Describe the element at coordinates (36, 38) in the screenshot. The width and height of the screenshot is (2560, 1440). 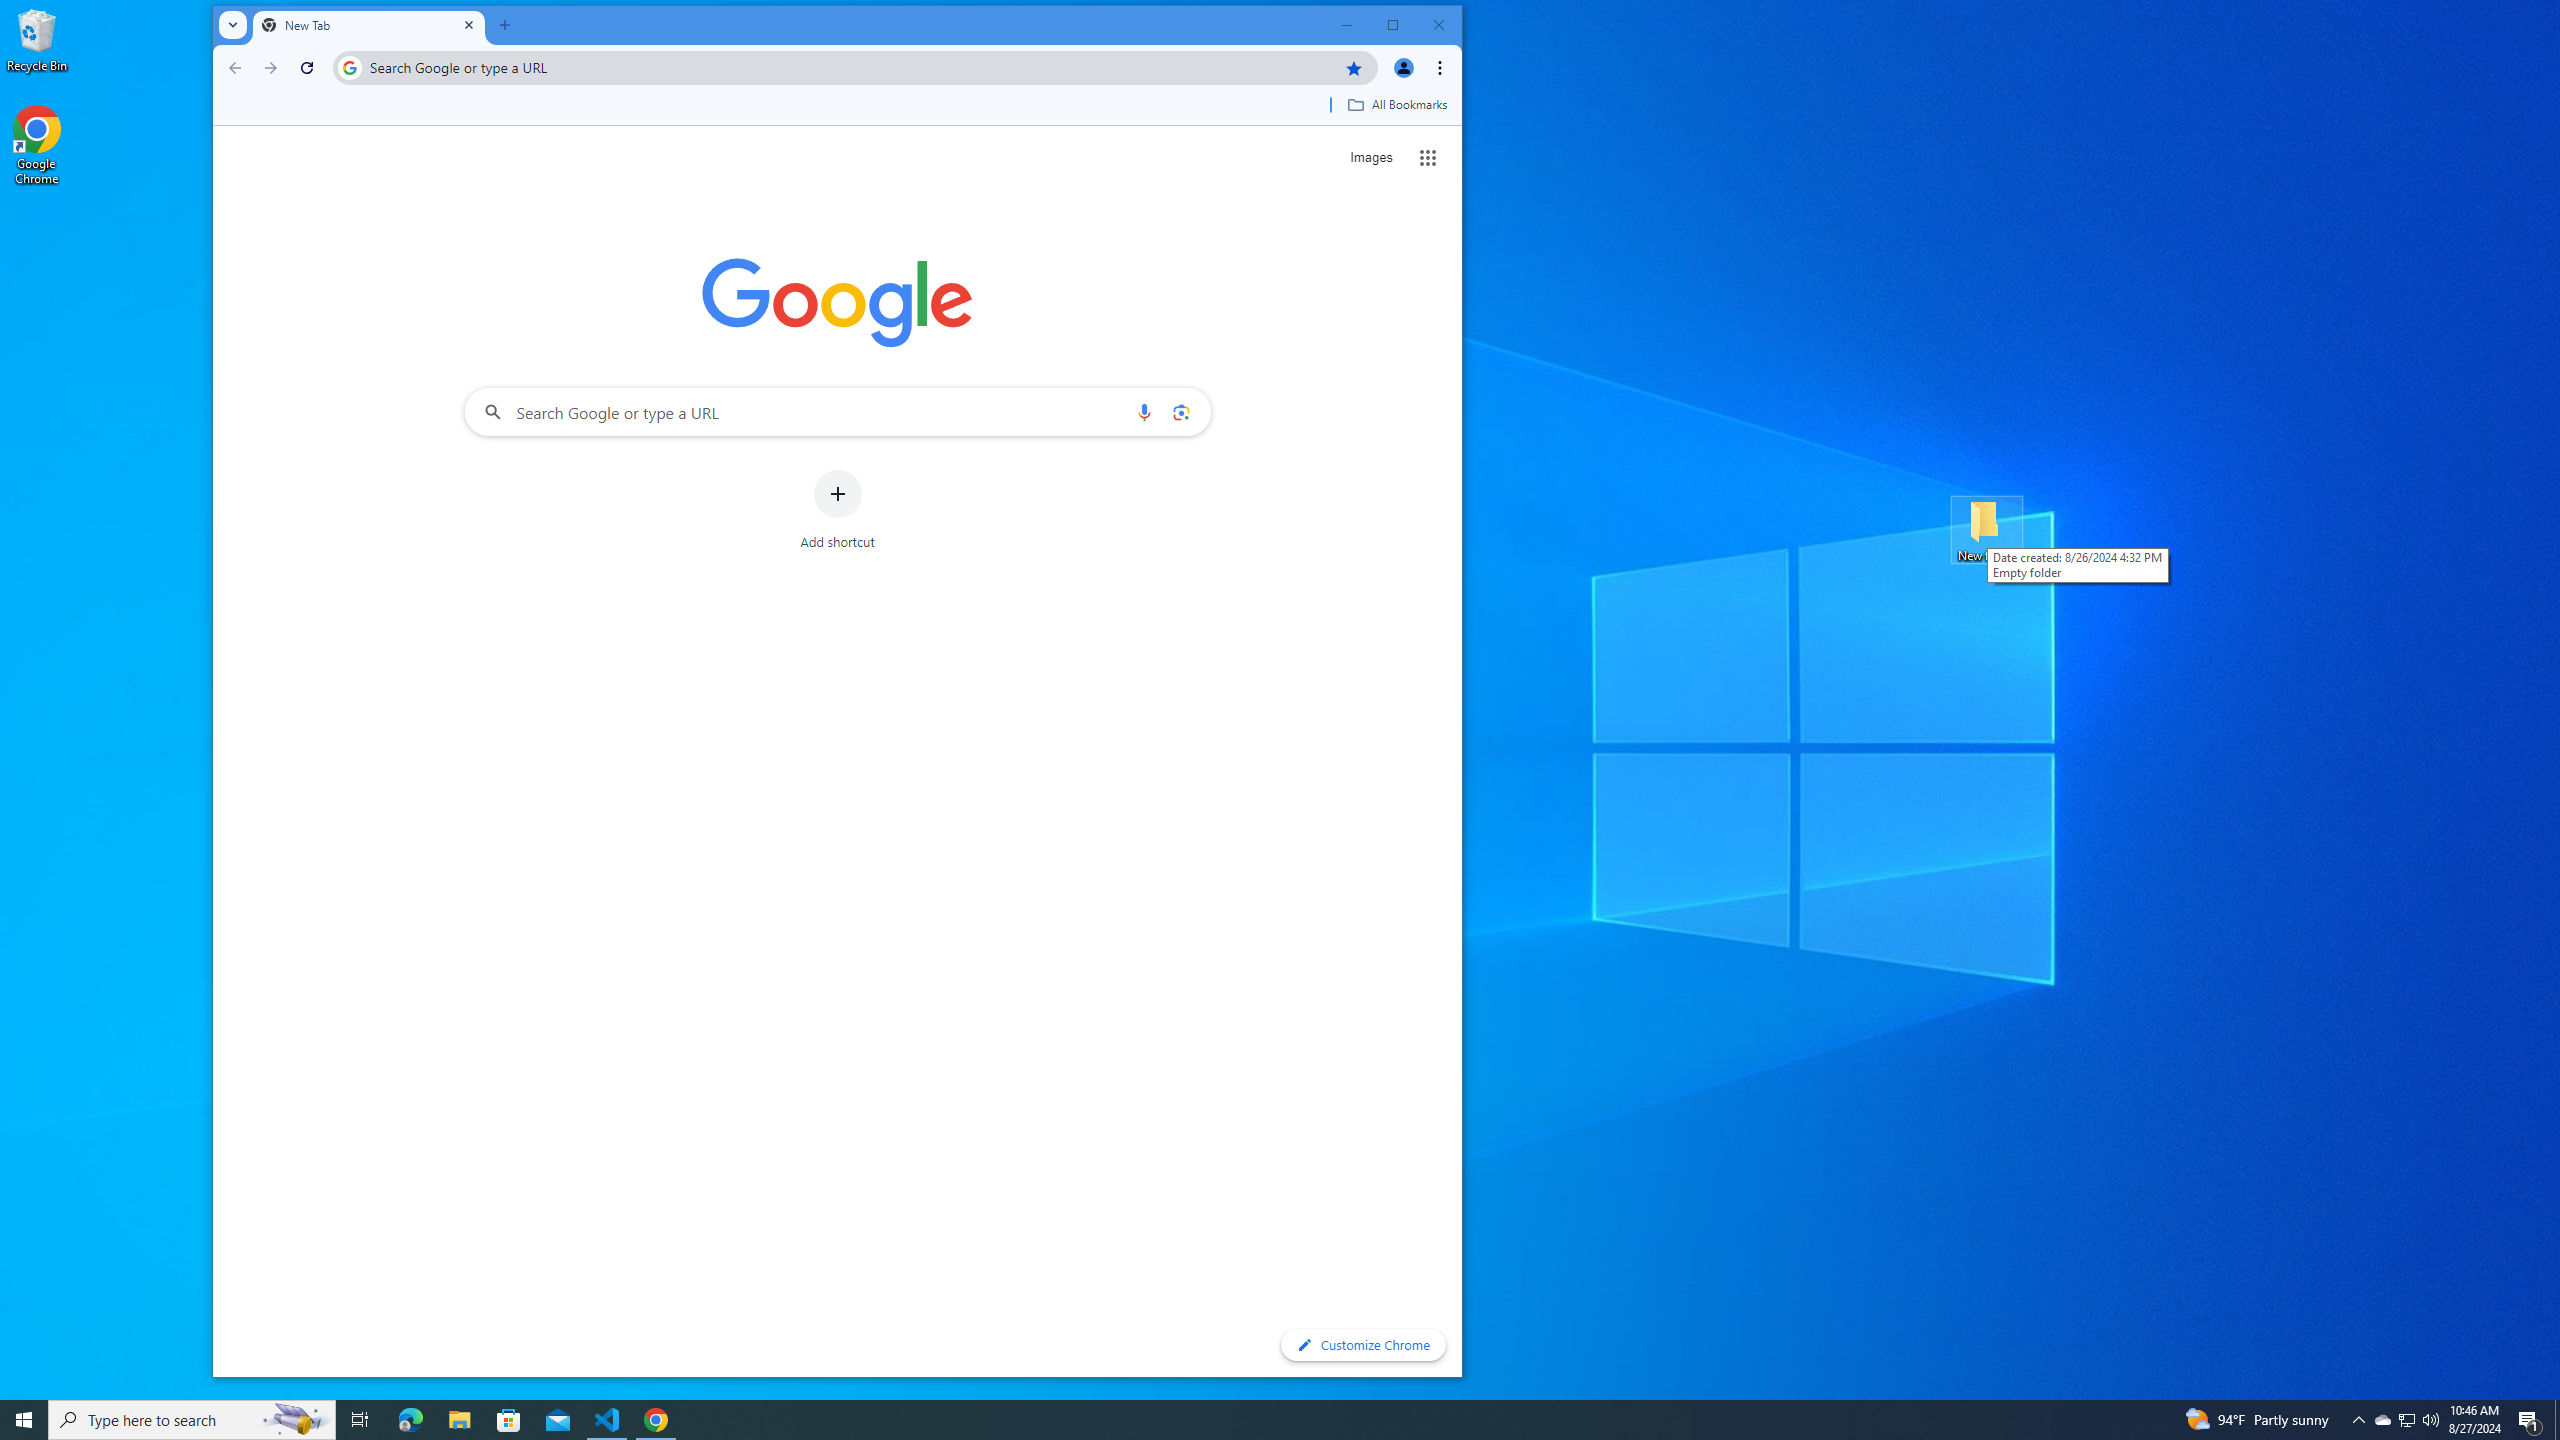
I see `'Recycle Bin'` at that location.